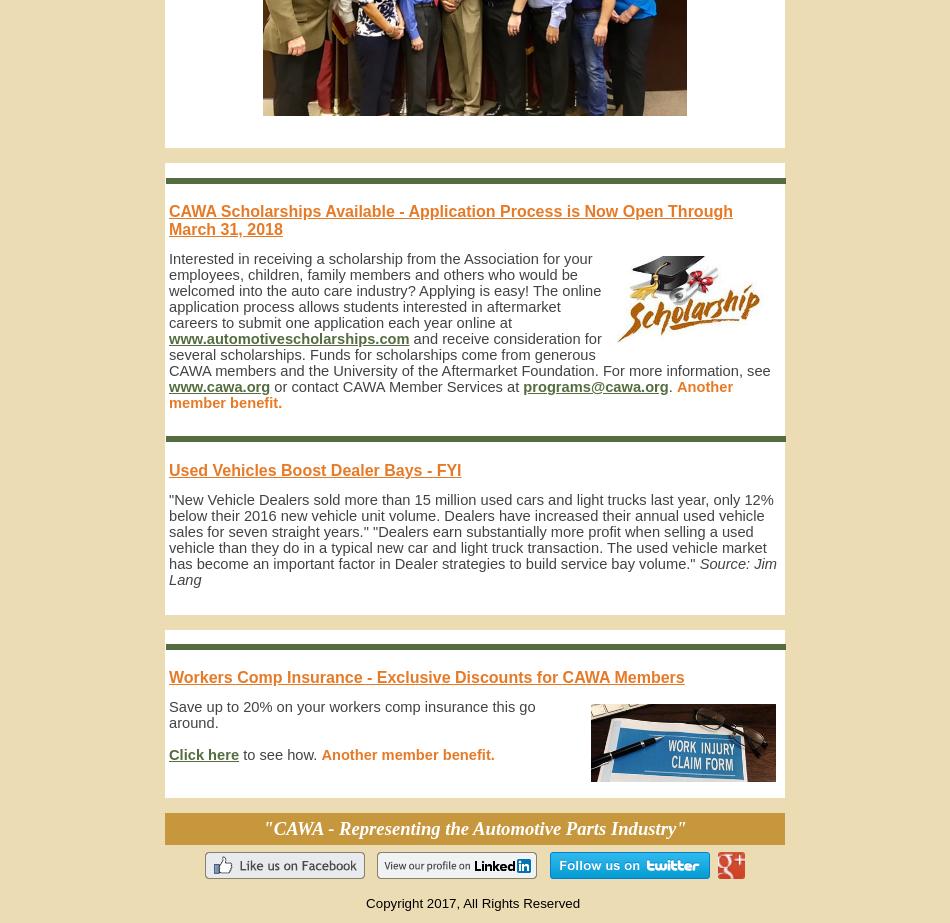 This screenshot has width=950, height=923. I want to click on 'www.automotivescholarships.com', so click(287, 339).